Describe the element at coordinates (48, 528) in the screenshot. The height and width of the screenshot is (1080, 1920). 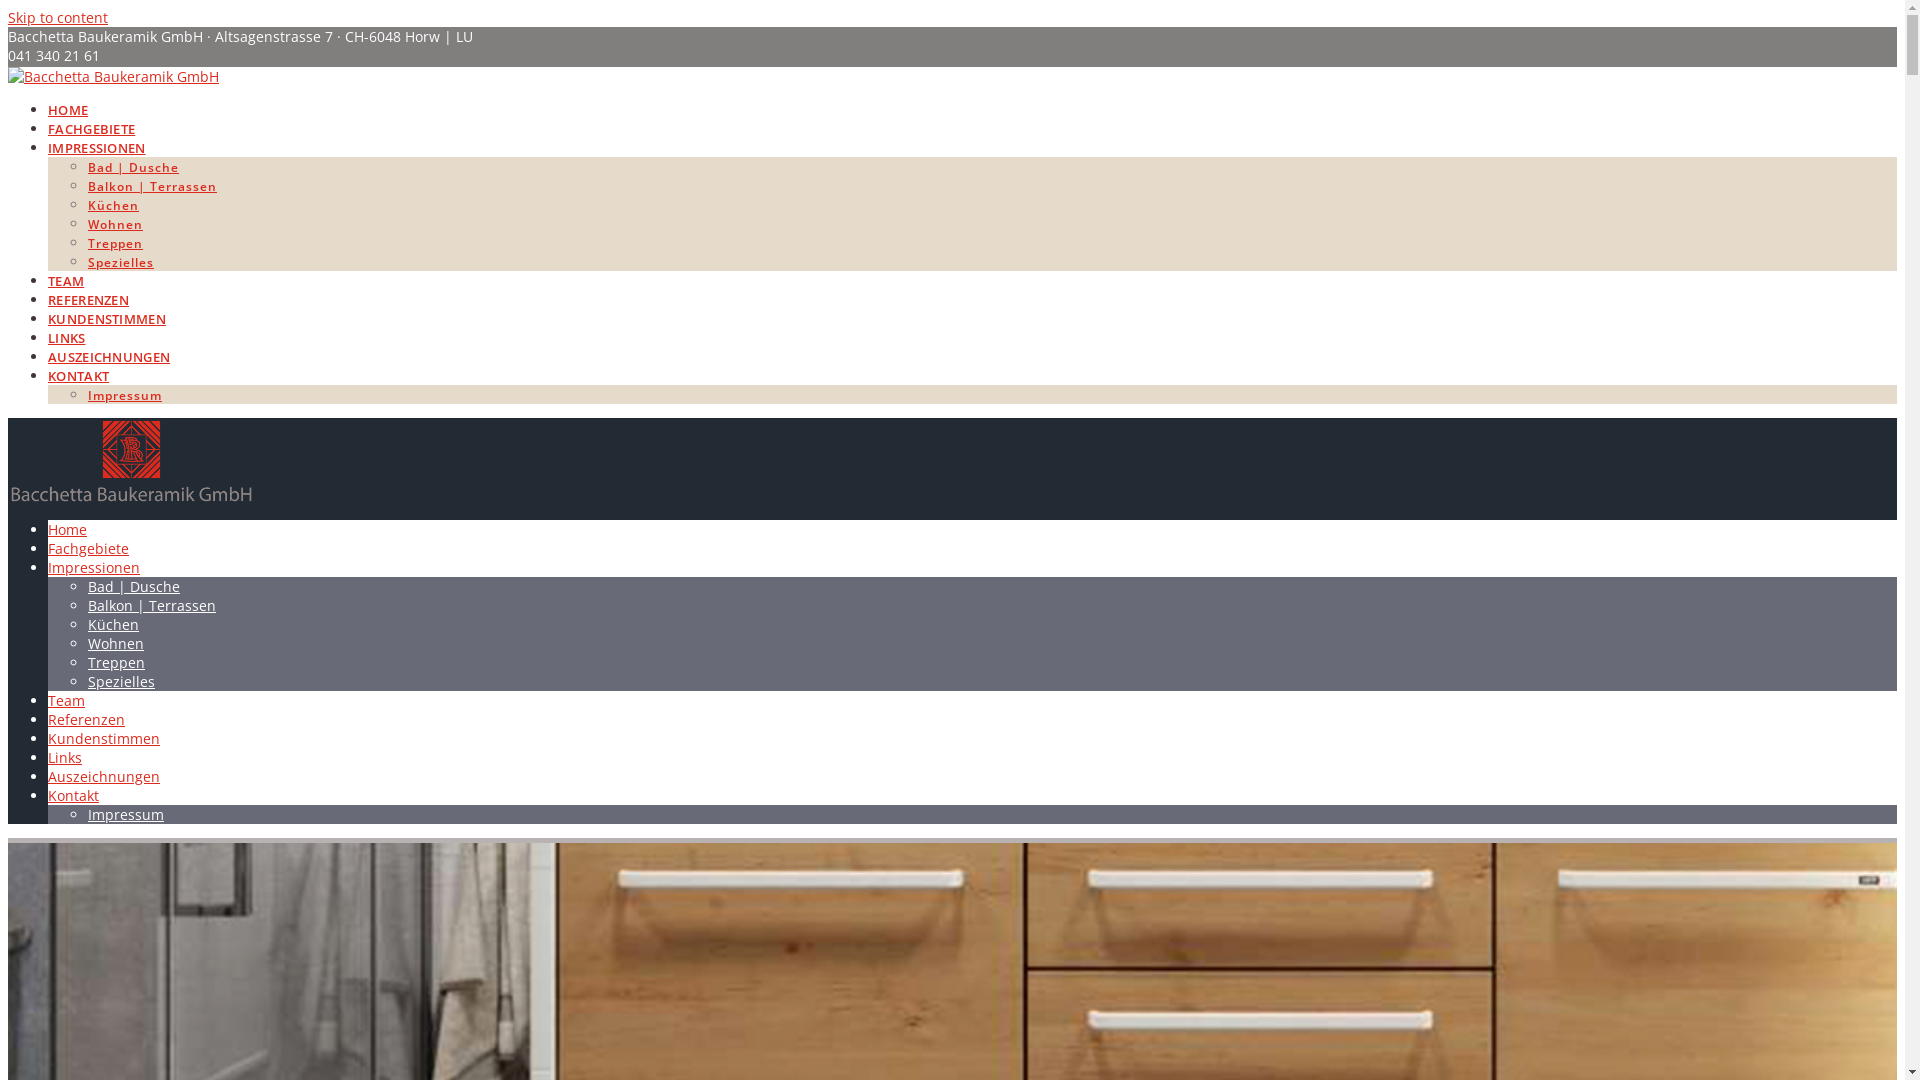
I see `'Home'` at that location.